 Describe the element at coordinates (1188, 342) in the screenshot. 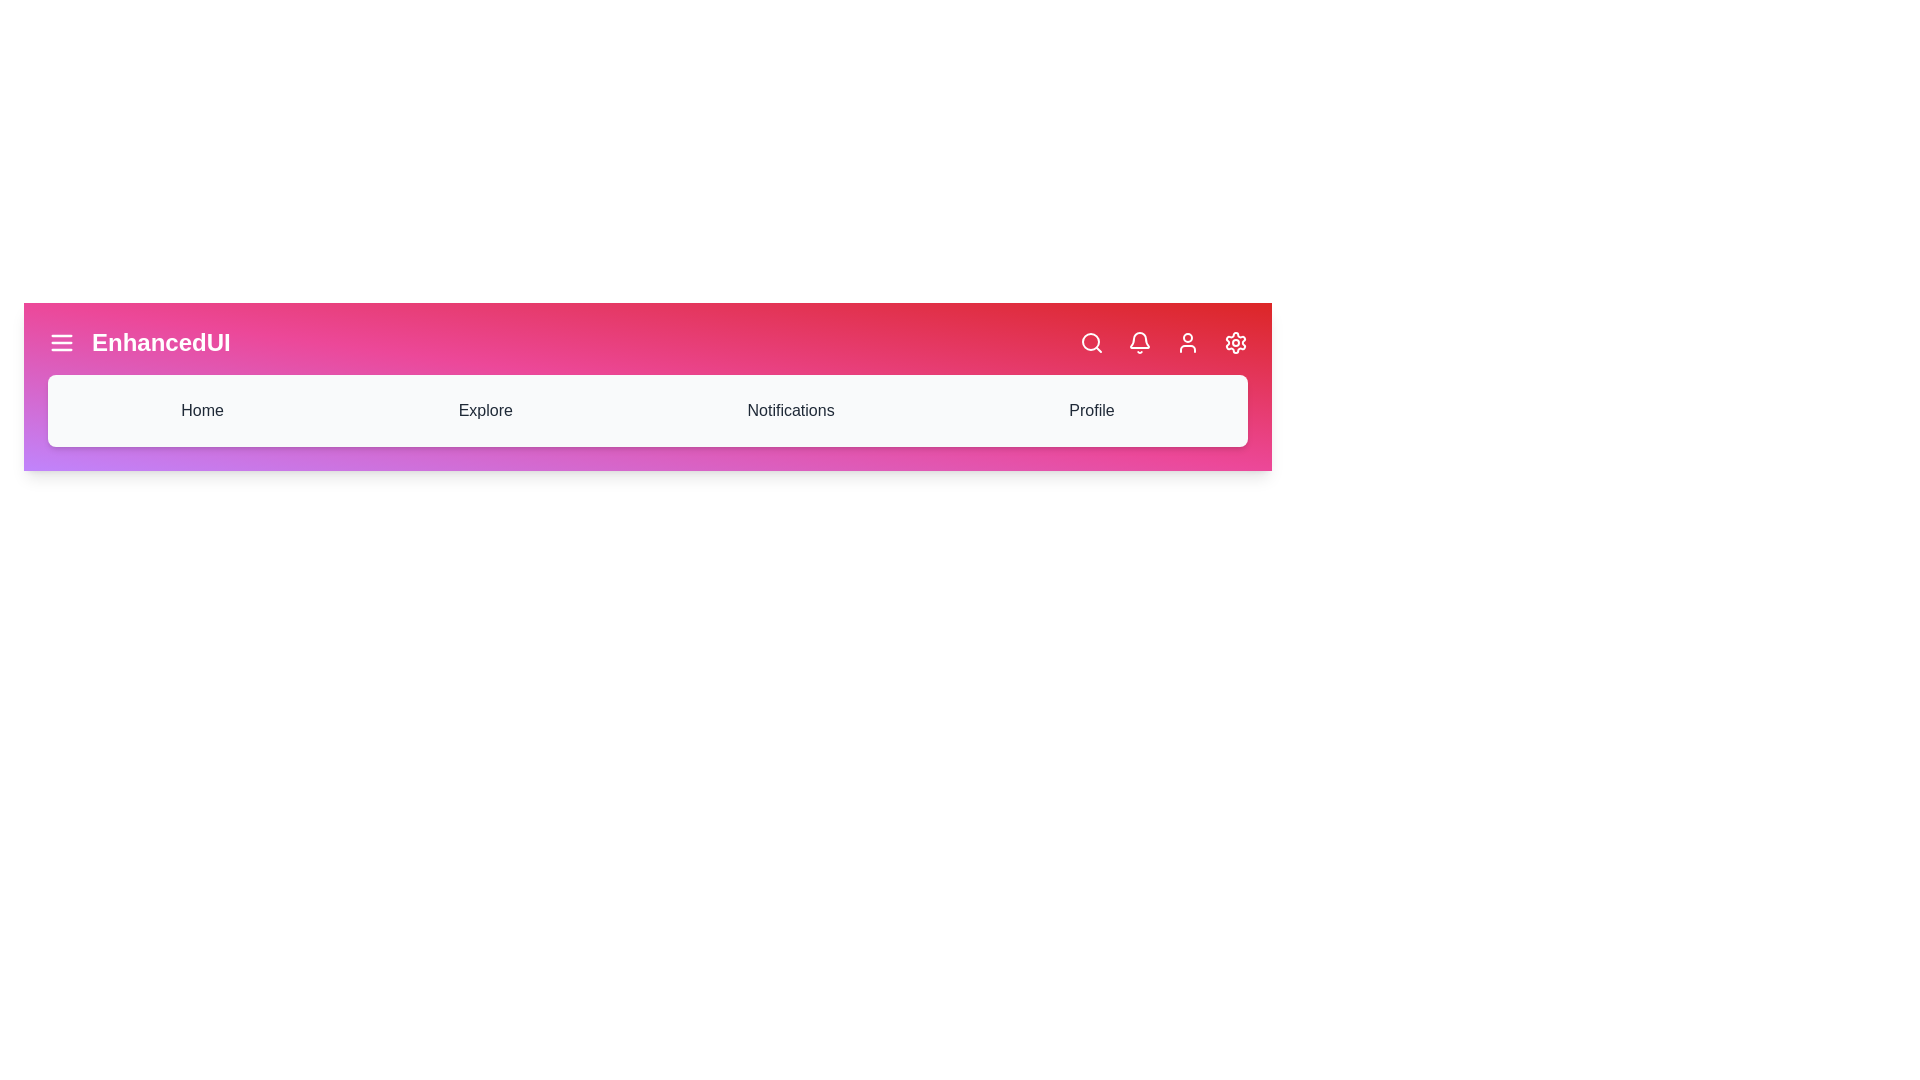

I see `the user icon to view user options` at that location.